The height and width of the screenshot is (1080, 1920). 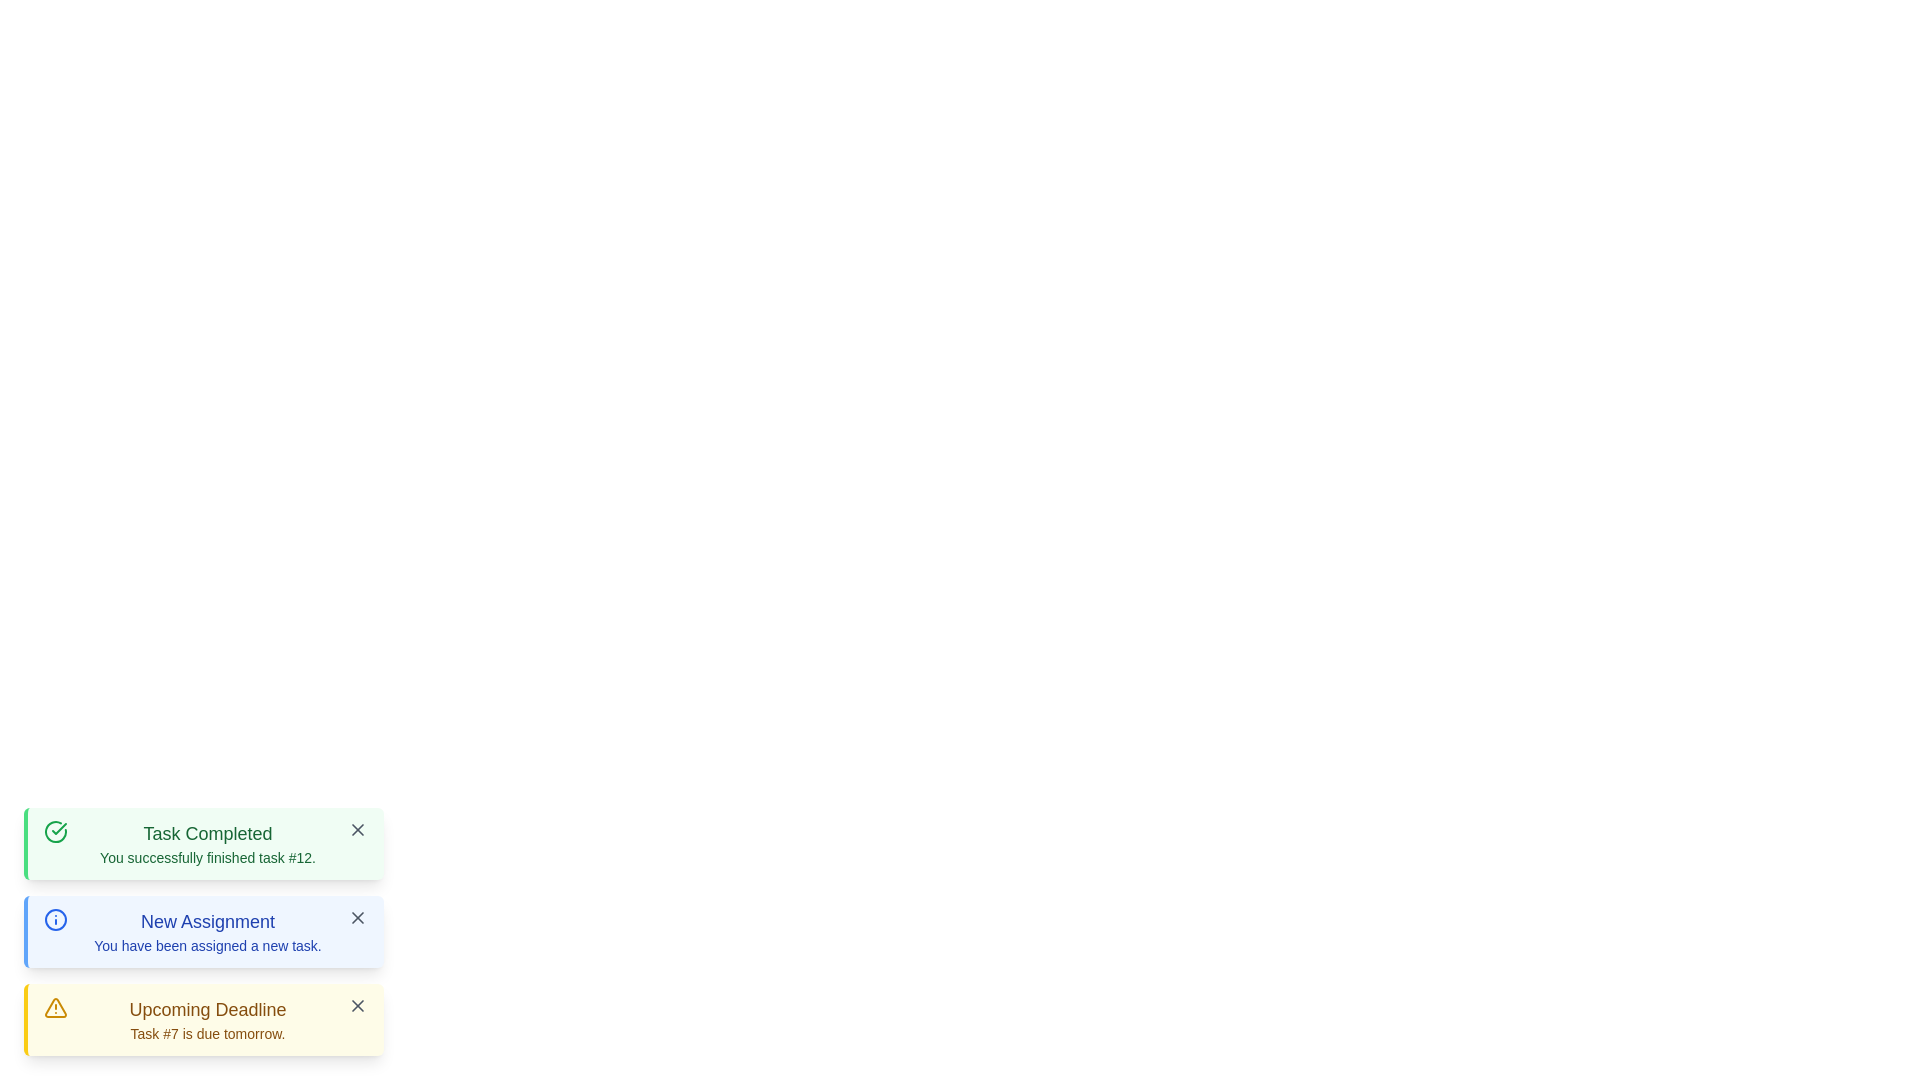 I want to click on the Informational Notification Box with a blue background that displays the title 'New Assignment' and the text 'You have been assigned a new task.' This box is positioned below a green notification and above a yellow one, so click(x=203, y=932).